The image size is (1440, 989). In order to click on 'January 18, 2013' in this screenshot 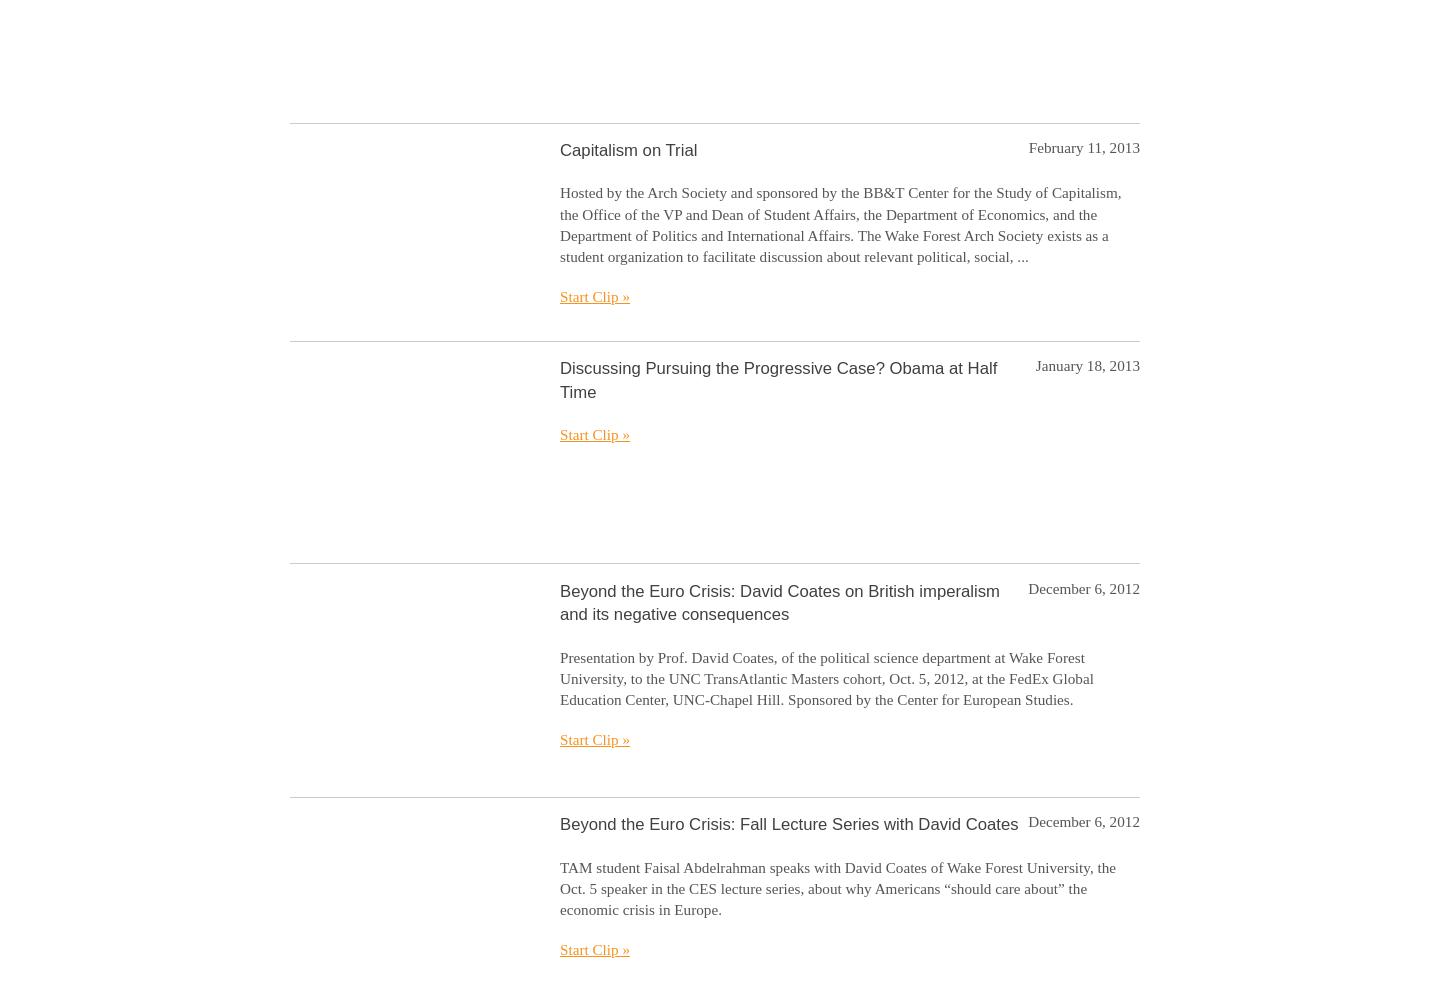, I will do `click(1086, 364)`.